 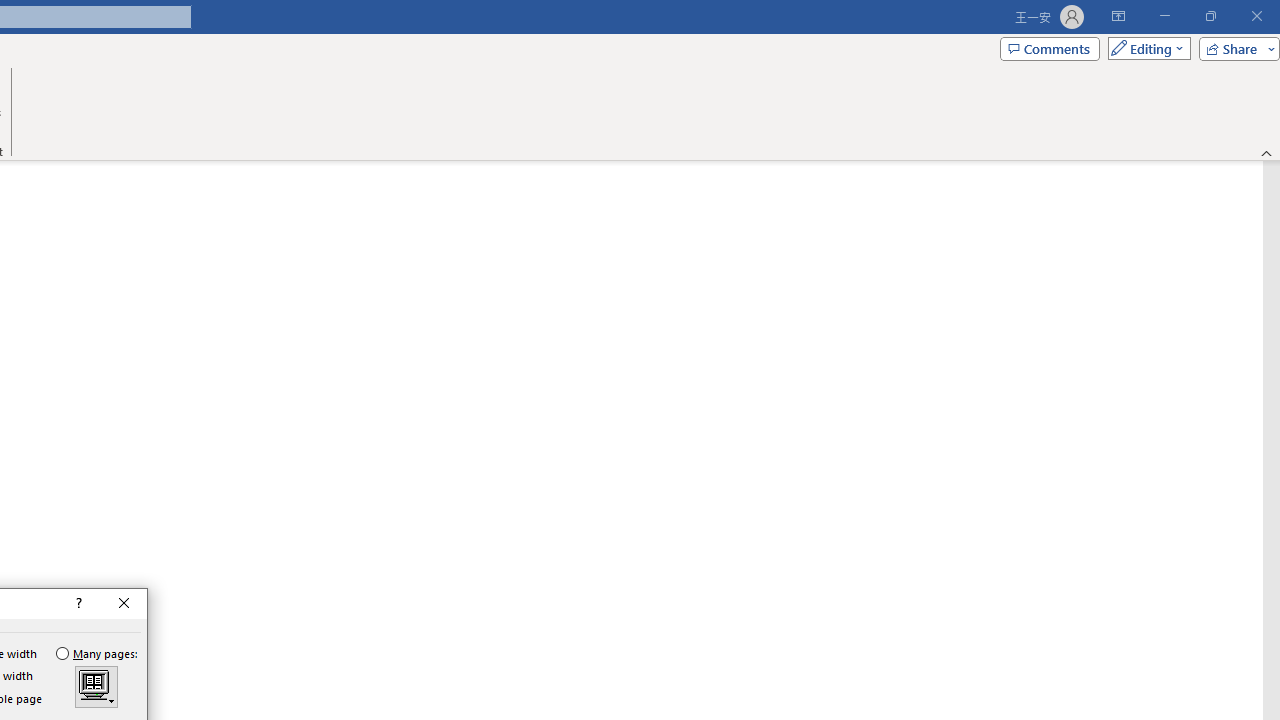 What do you see at coordinates (97, 653) in the screenshot?
I see `'Many pages:'` at bounding box center [97, 653].